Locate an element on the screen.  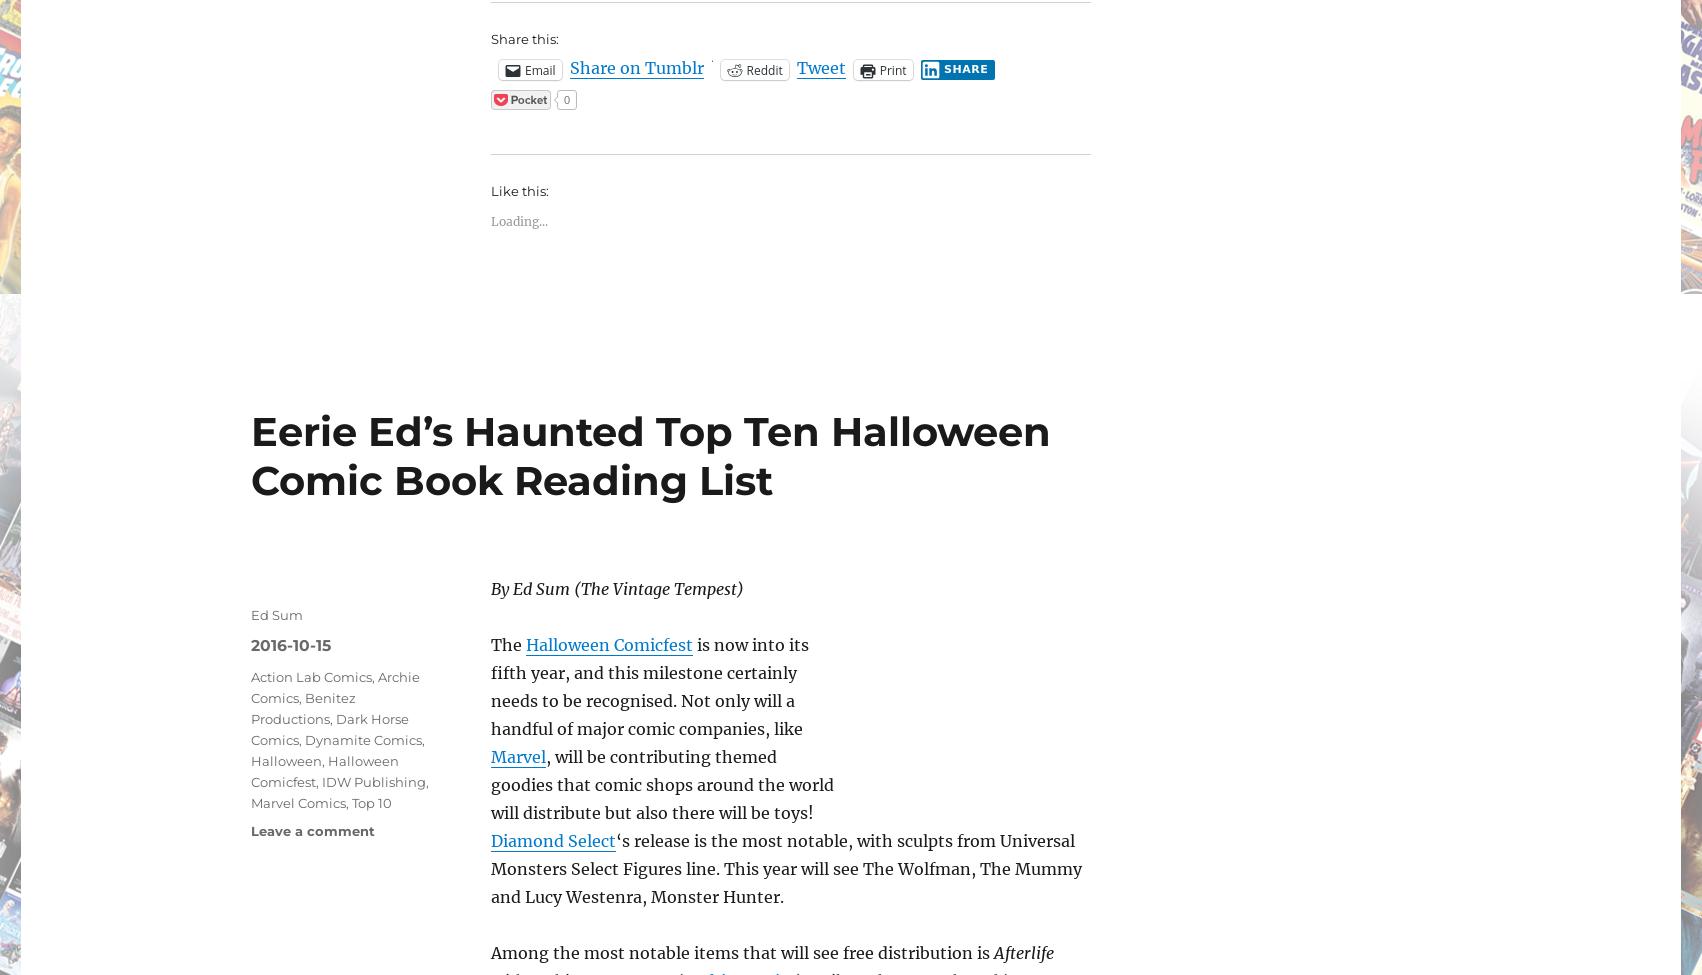
'By Ed Sum (The Vintage Tempest)' is located at coordinates (617, 588).